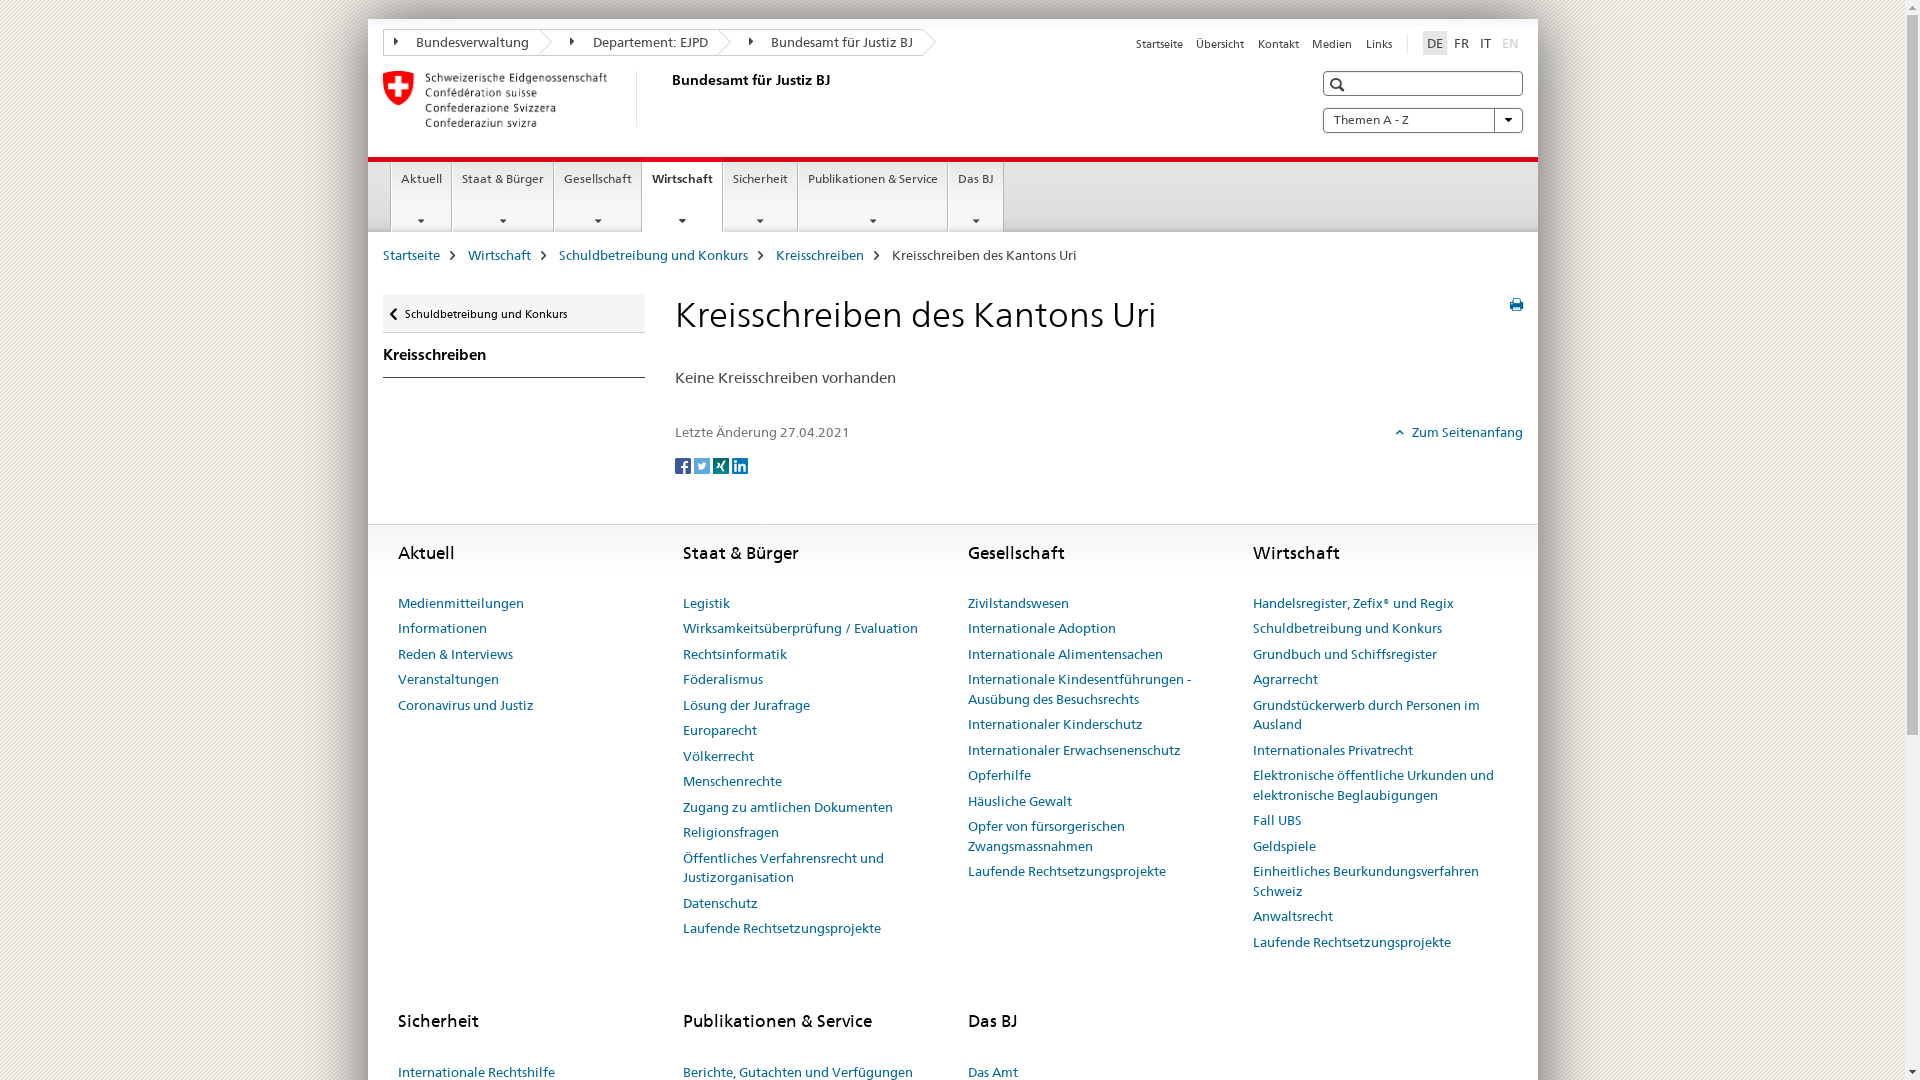 Image resolution: width=1920 pixels, height=1080 pixels. What do you see at coordinates (1283, 847) in the screenshot?
I see `'Geldspiele'` at bounding box center [1283, 847].